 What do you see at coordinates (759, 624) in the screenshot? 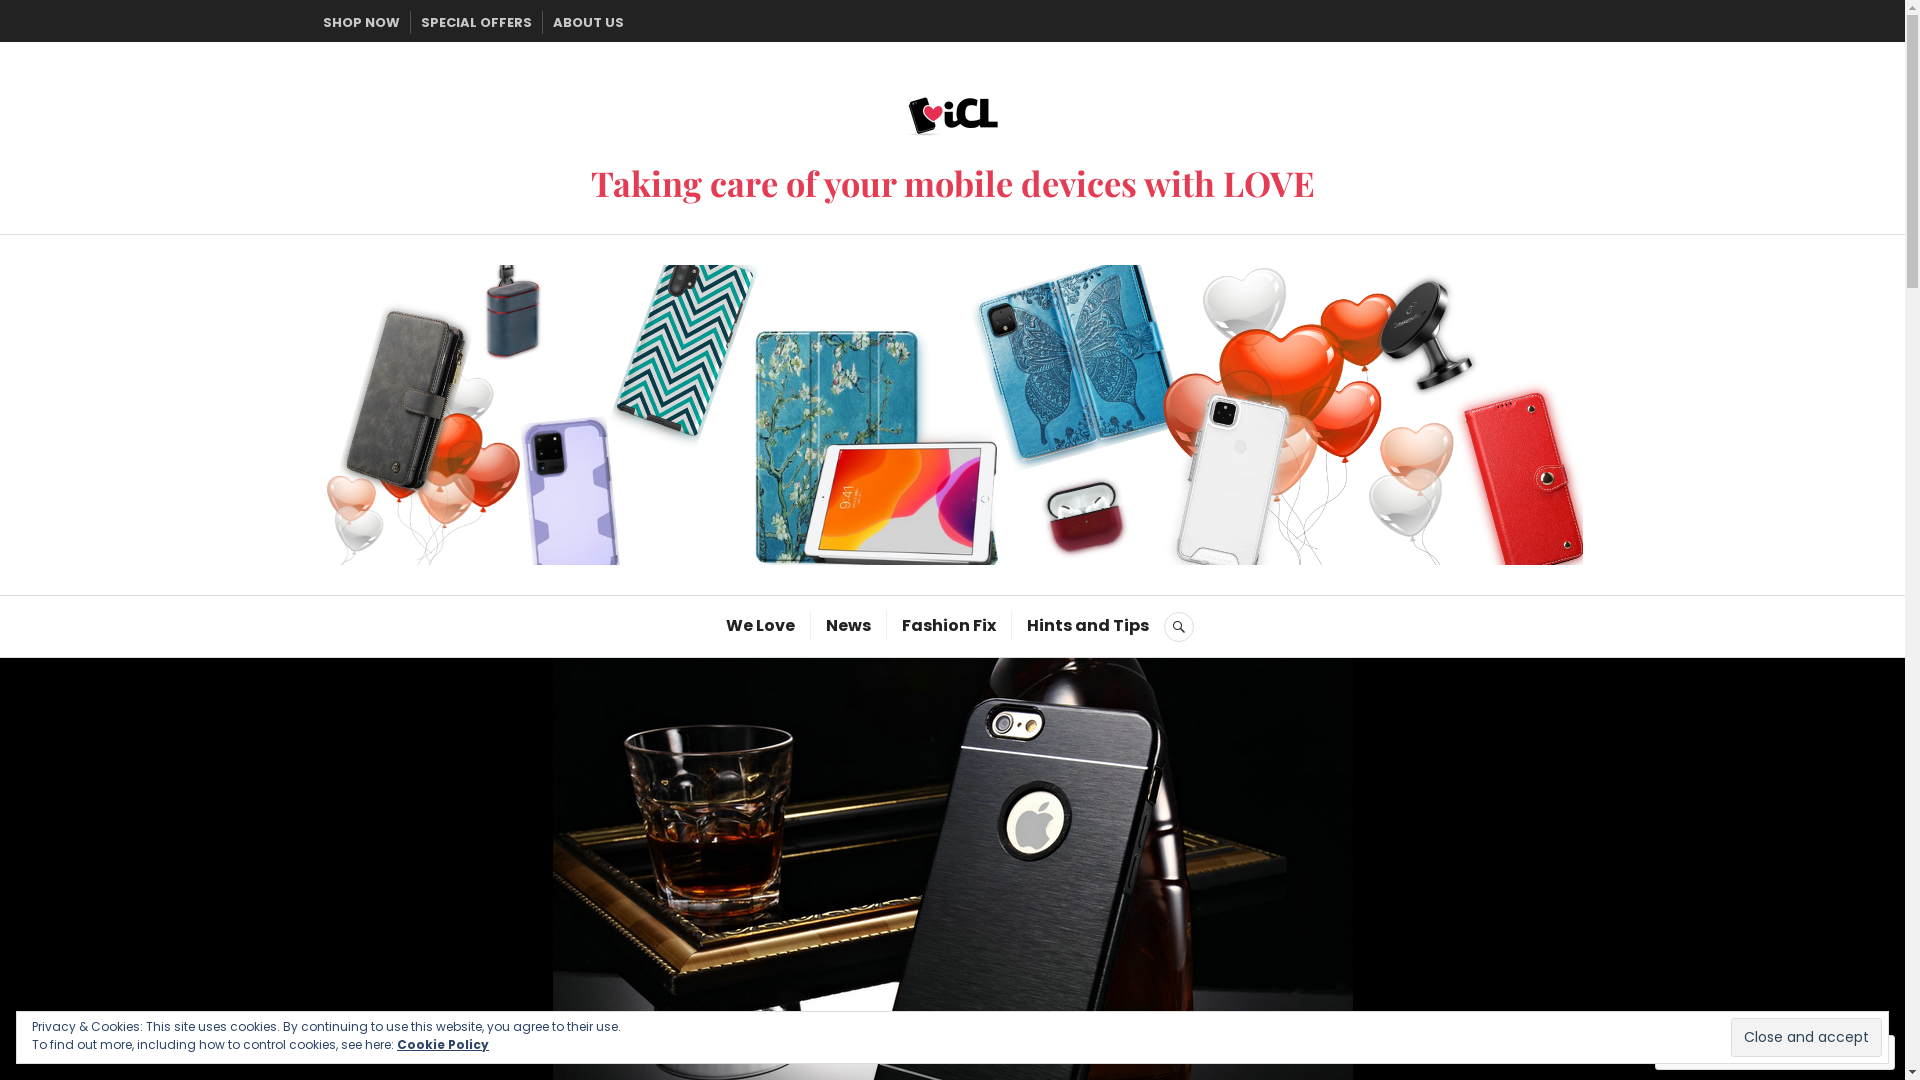
I see `'We Love'` at bounding box center [759, 624].